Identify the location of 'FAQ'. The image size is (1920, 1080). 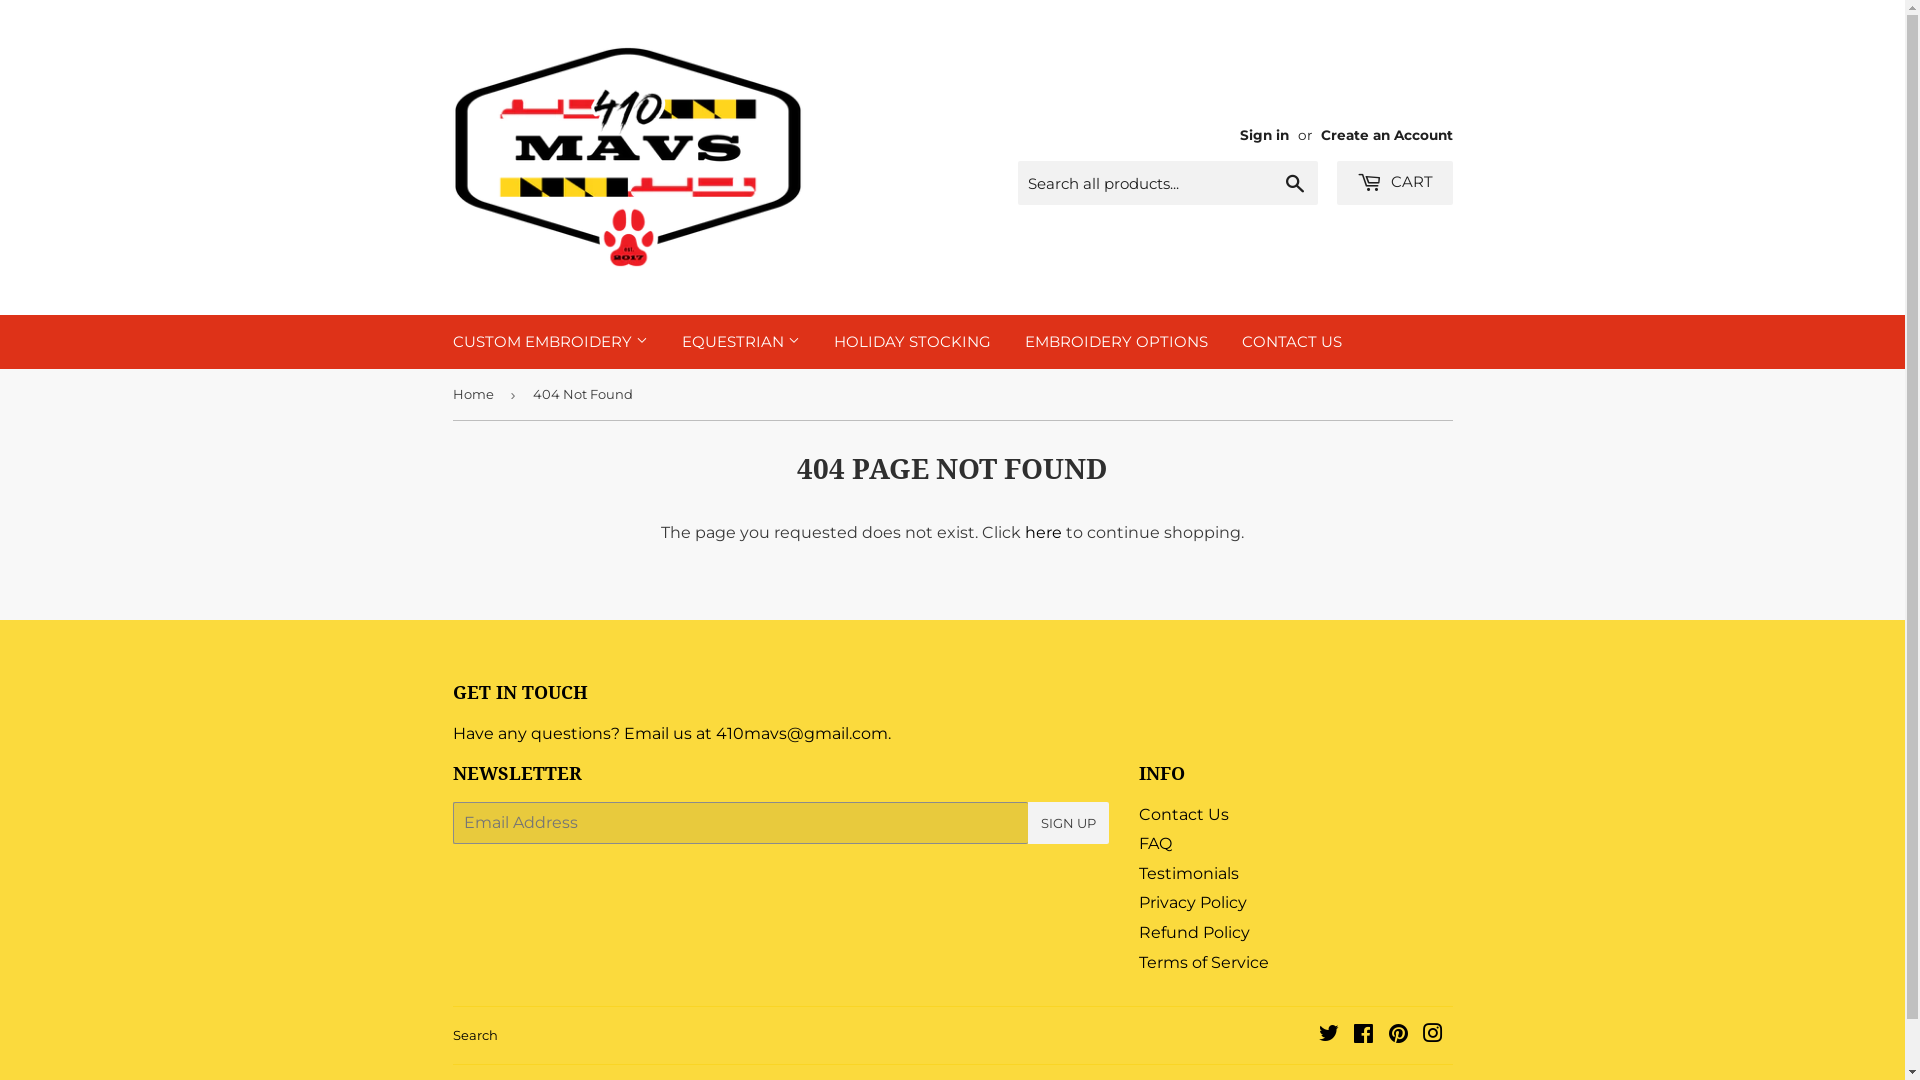
(1155, 843).